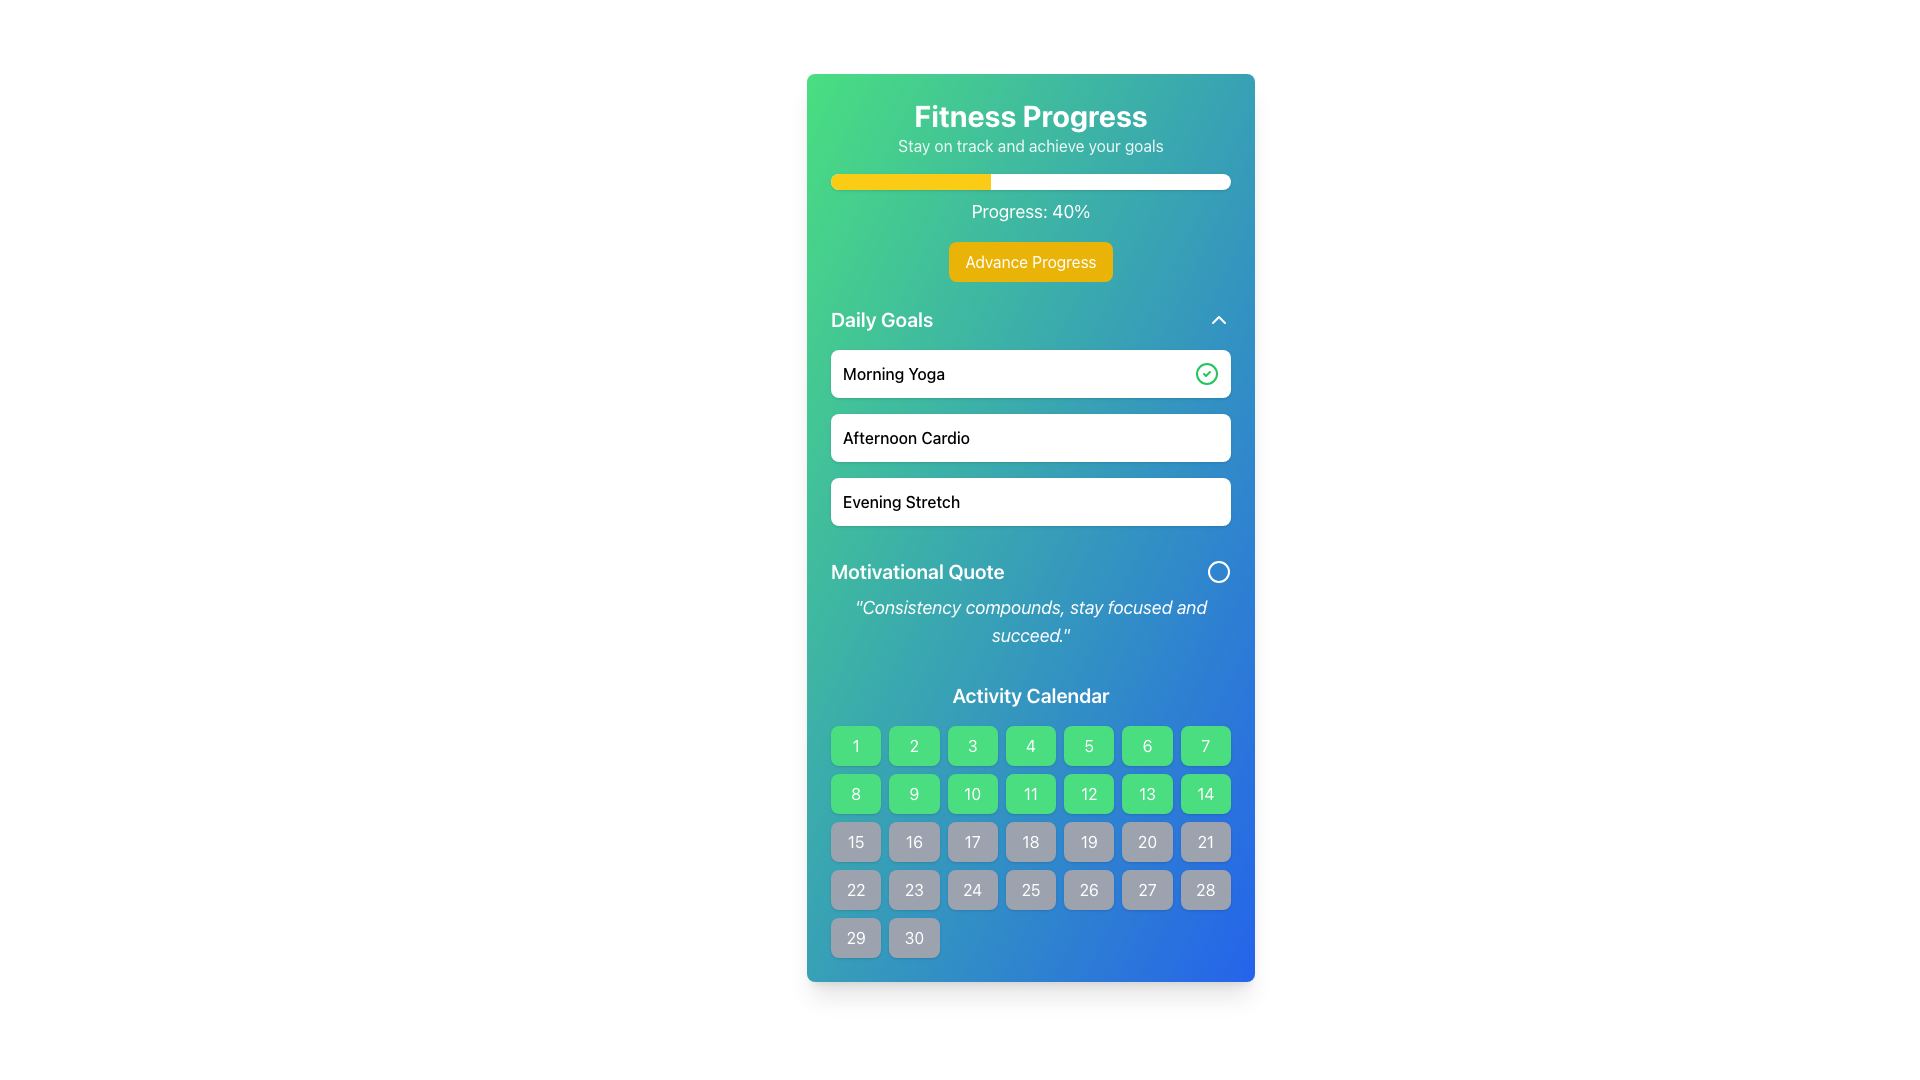 Image resolution: width=1920 pixels, height=1080 pixels. I want to click on the button representing the 28th day in the activity calendar, so click(1204, 889).